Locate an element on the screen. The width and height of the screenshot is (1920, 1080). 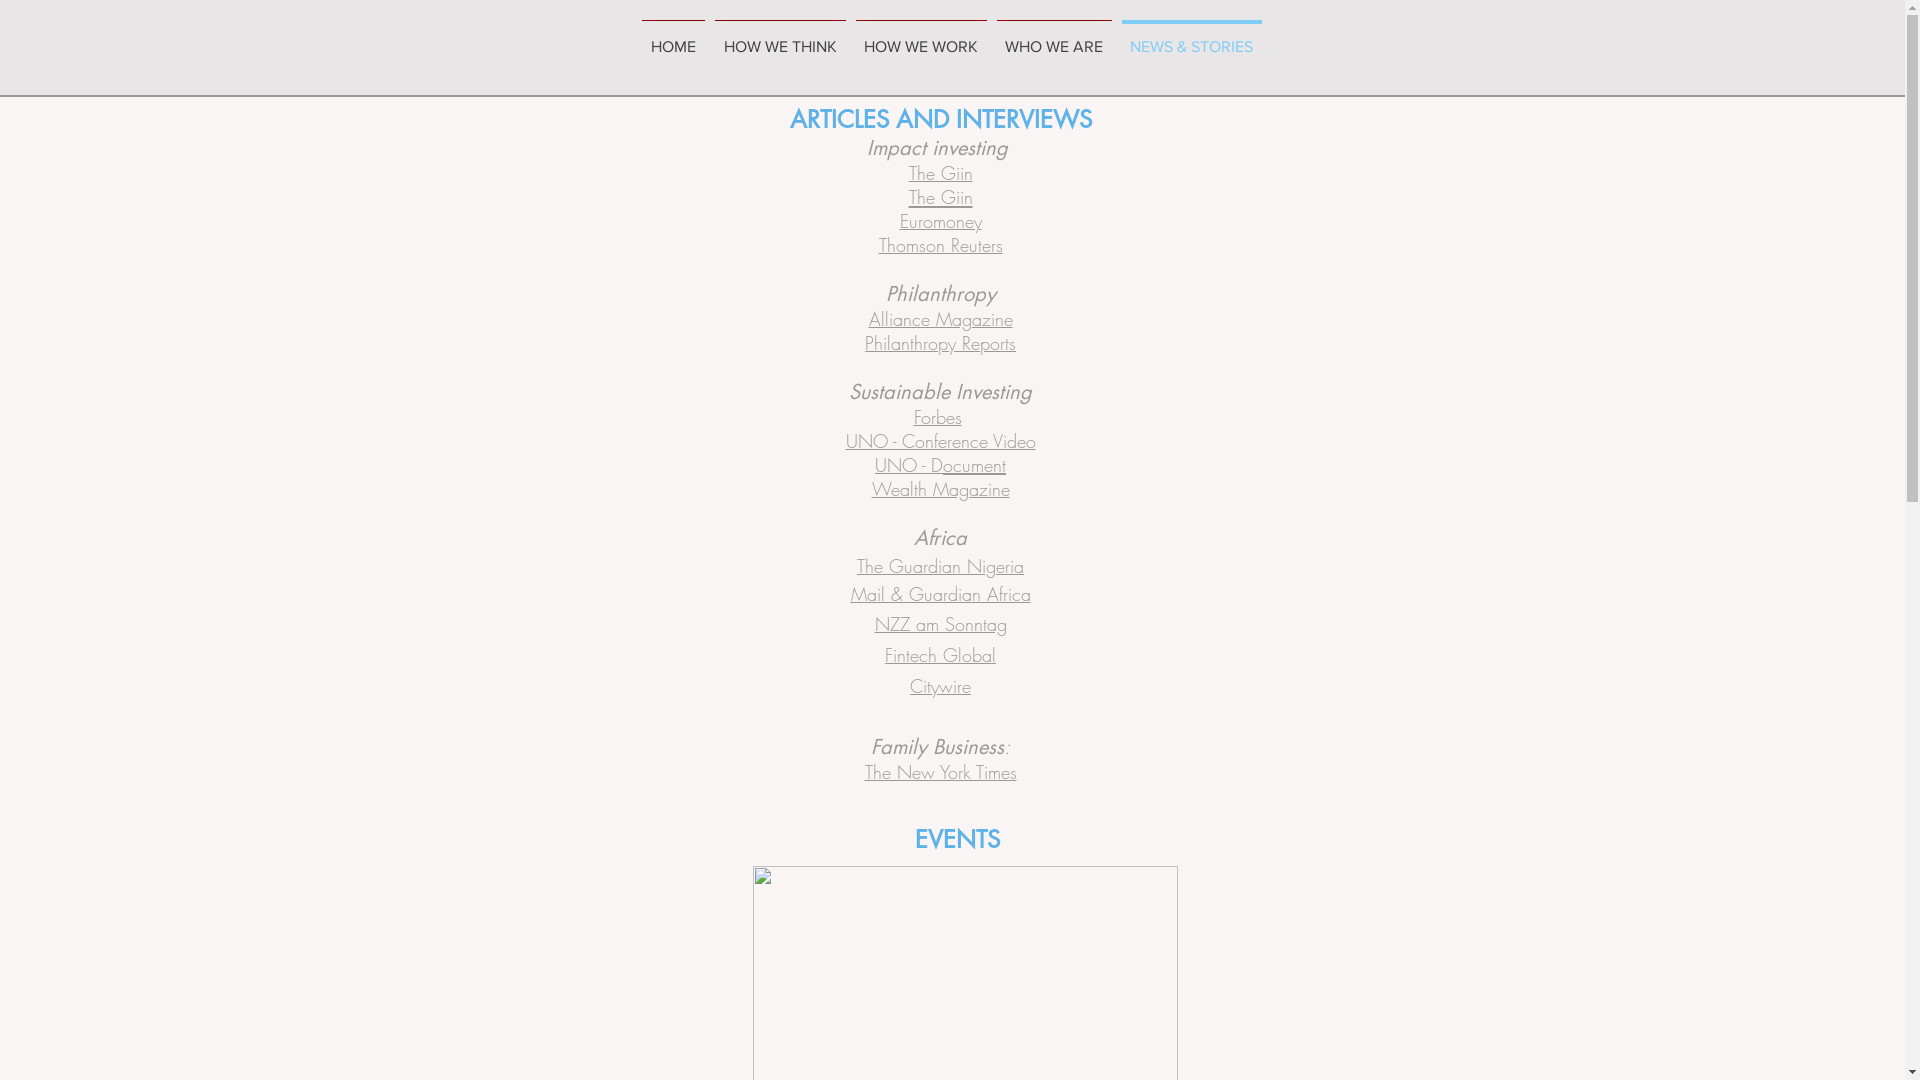
'Wealth Magazine' is located at coordinates (939, 489).